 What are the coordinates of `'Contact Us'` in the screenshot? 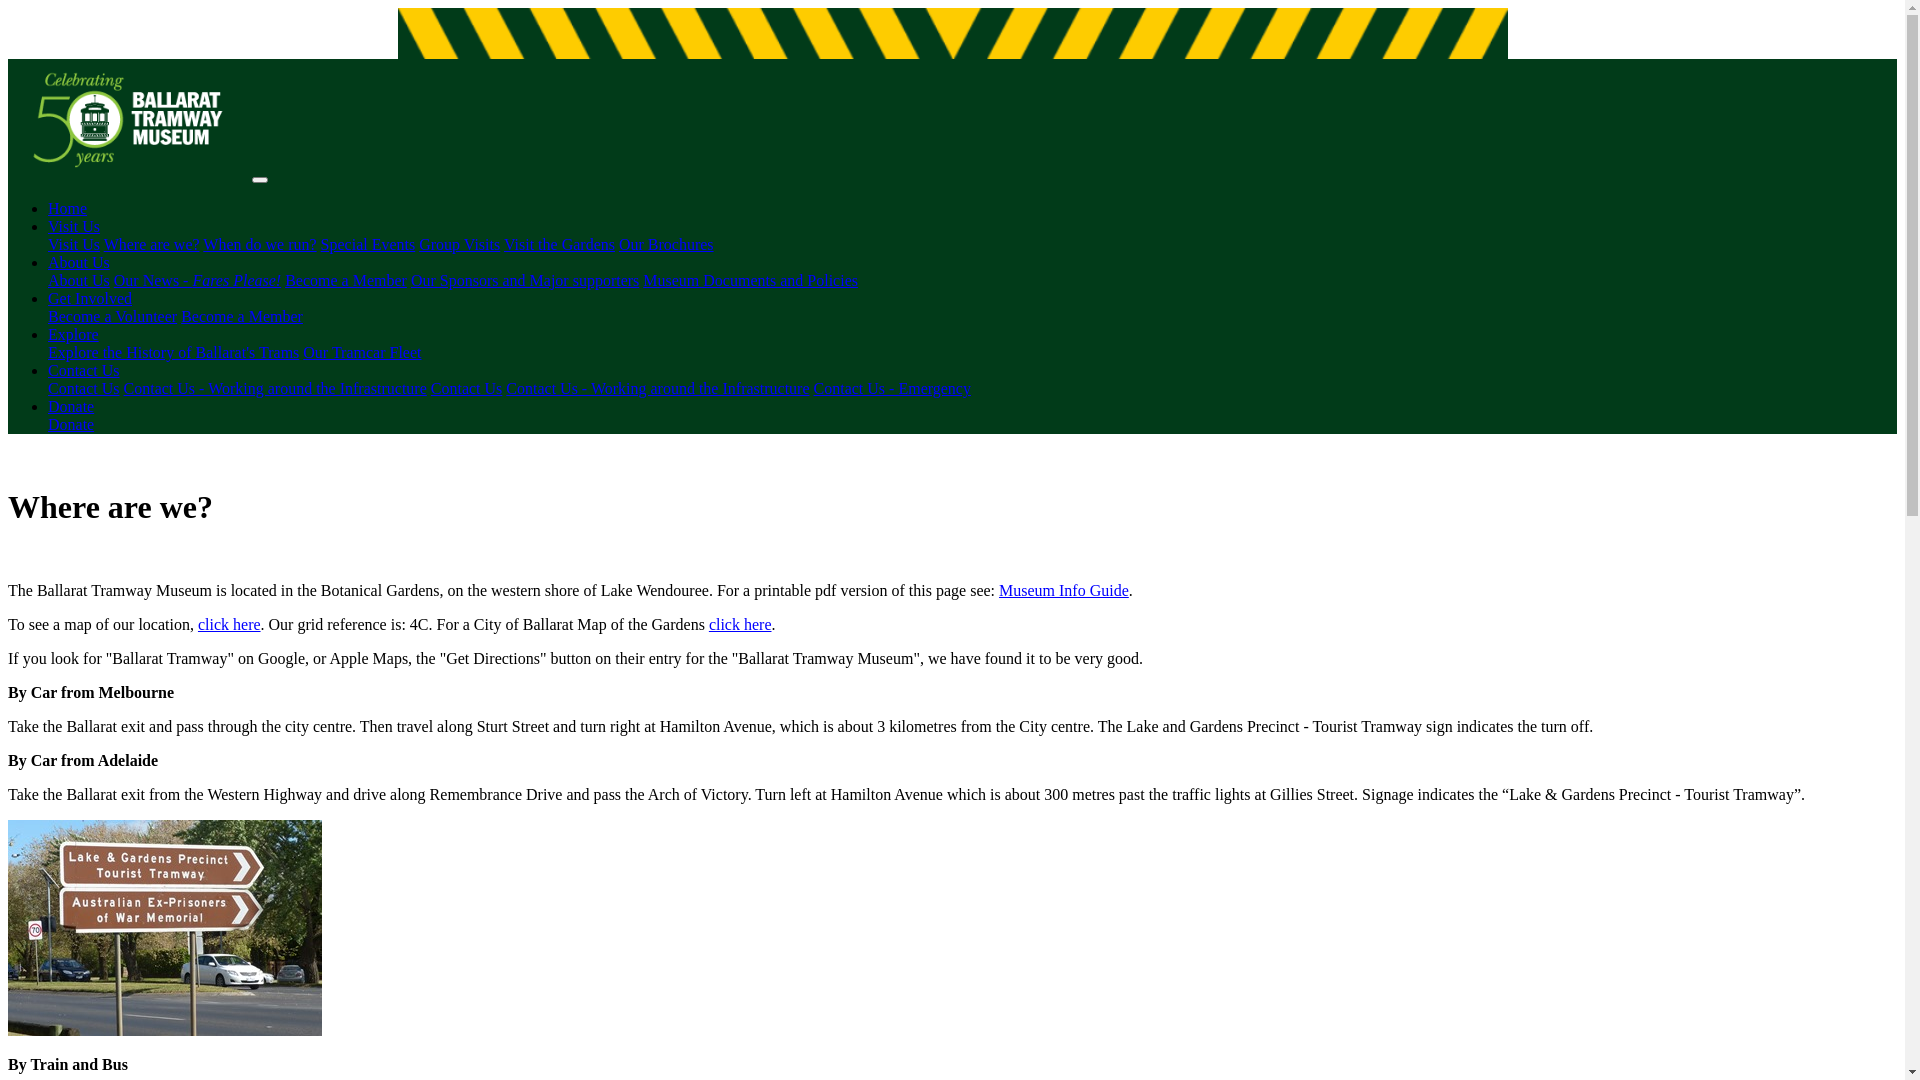 It's located at (82, 388).